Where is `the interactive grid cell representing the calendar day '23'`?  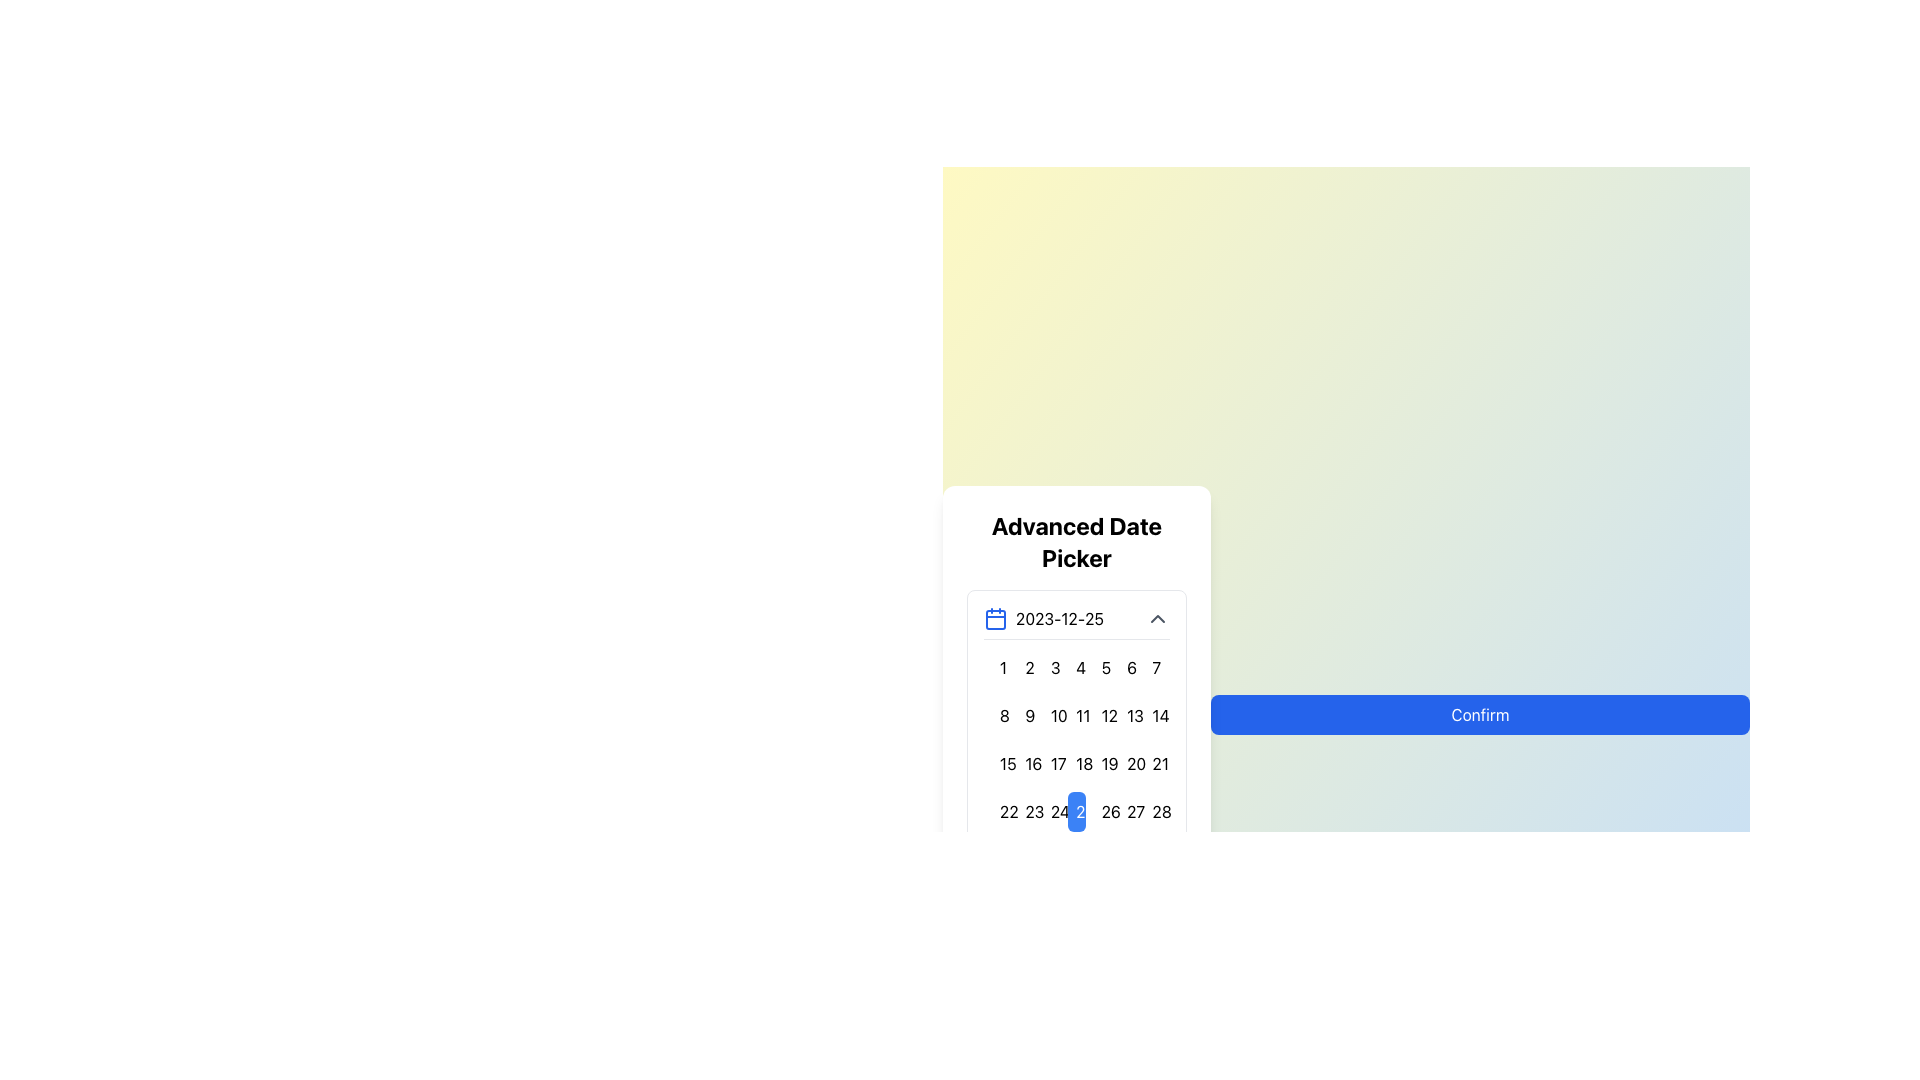 the interactive grid cell representing the calendar day '23' is located at coordinates (1026, 811).